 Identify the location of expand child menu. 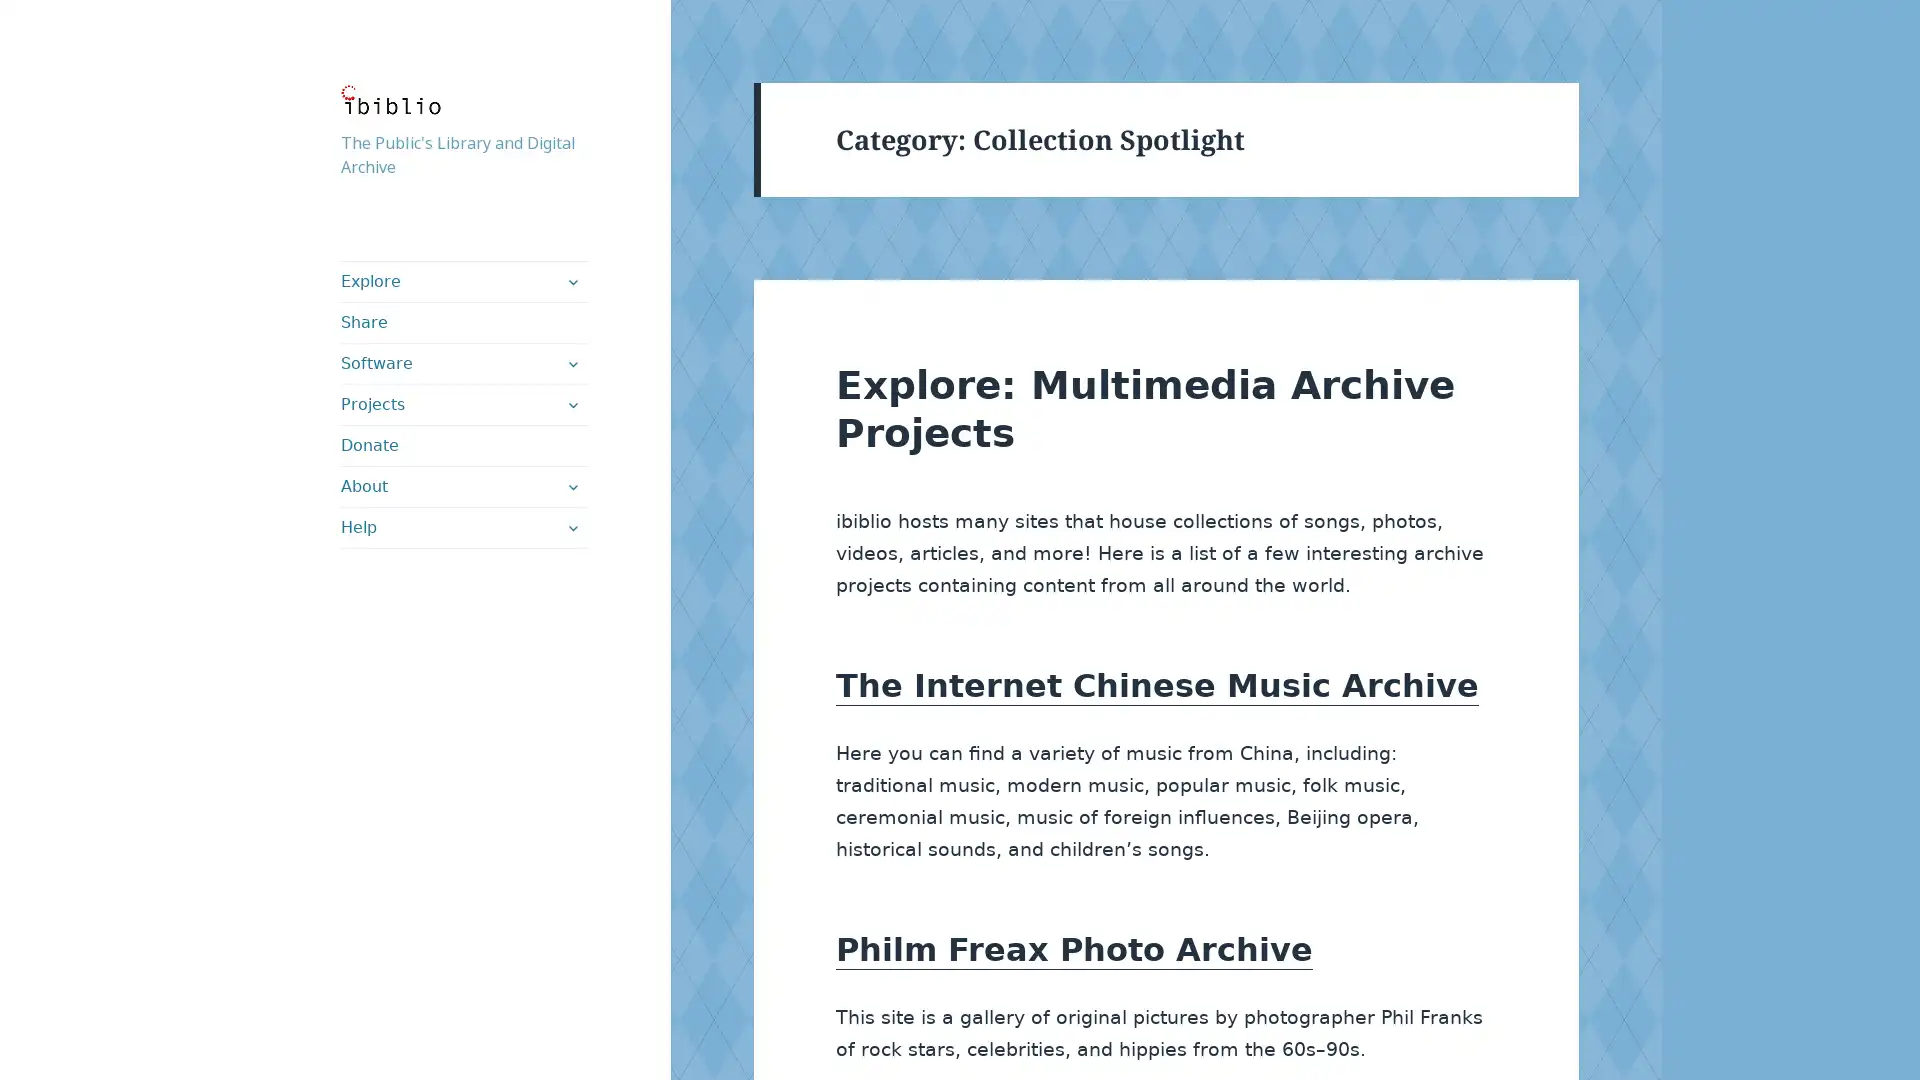
(570, 281).